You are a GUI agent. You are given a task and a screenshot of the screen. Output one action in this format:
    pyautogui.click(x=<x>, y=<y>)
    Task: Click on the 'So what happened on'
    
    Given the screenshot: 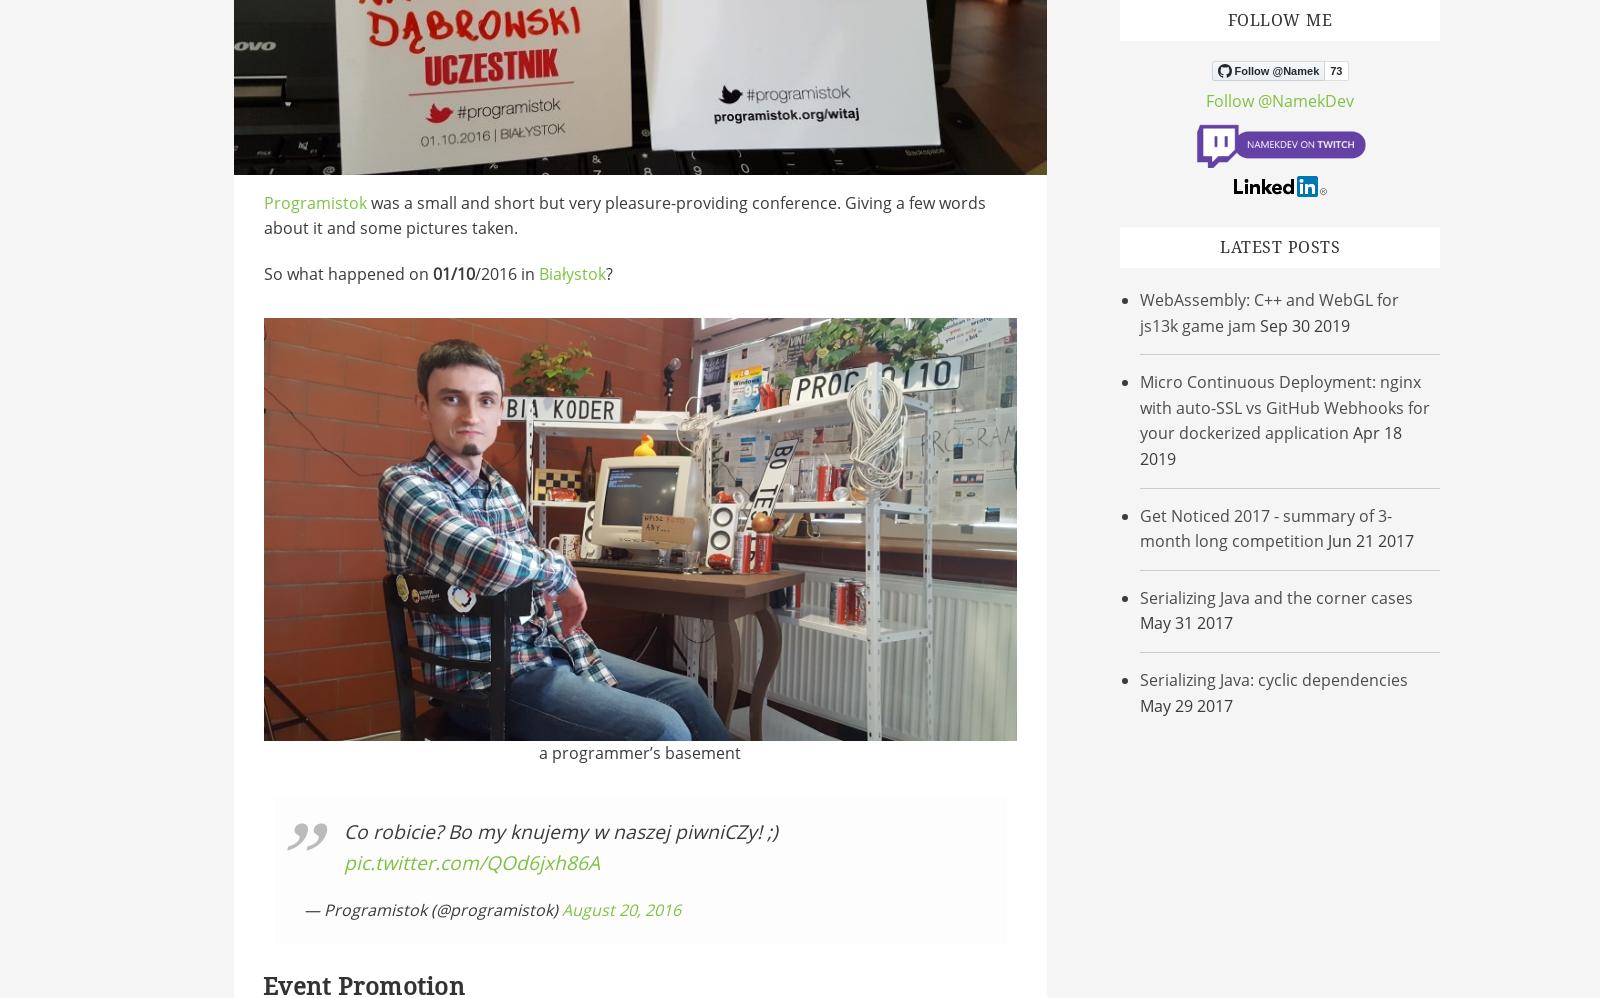 What is the action you would take?
    pyautogui.click(x=347, y=271)
    